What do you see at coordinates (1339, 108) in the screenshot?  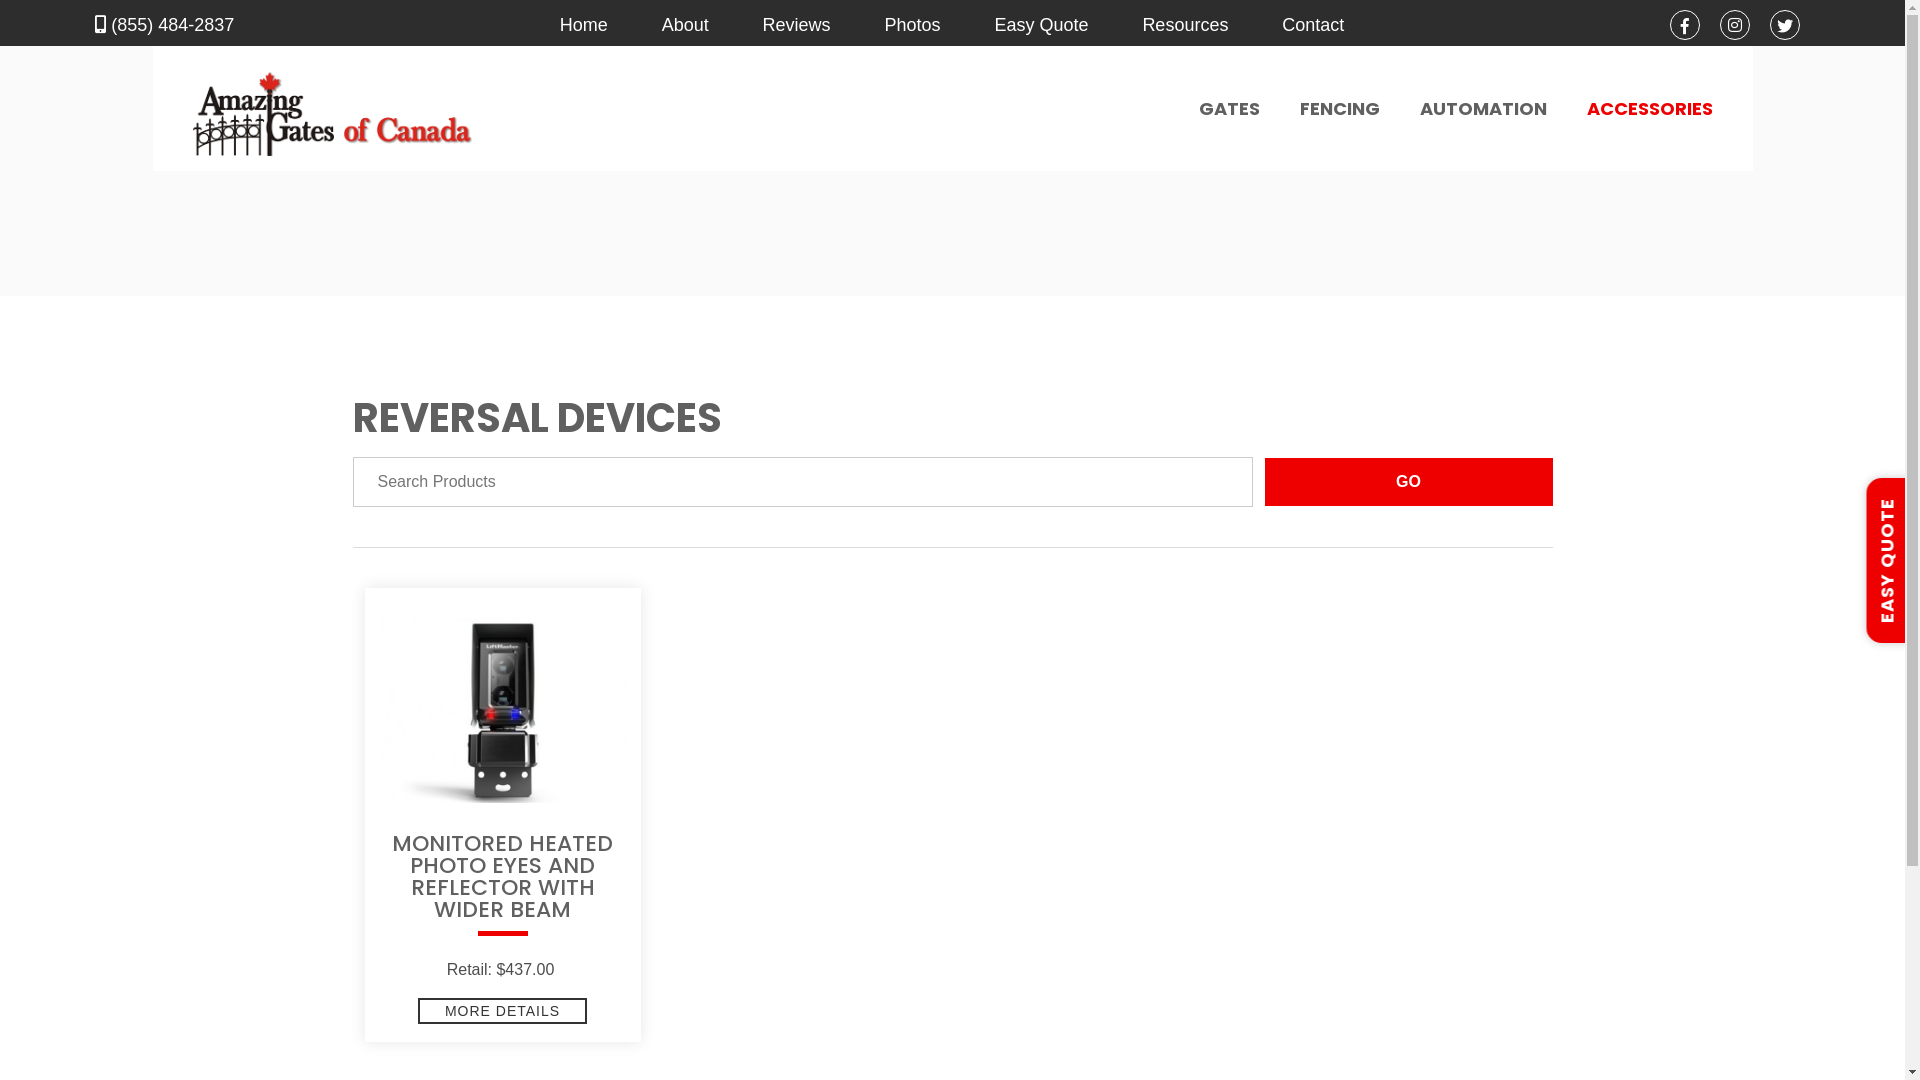 I see `'FENCING'` at bounding box center [1339, 108].